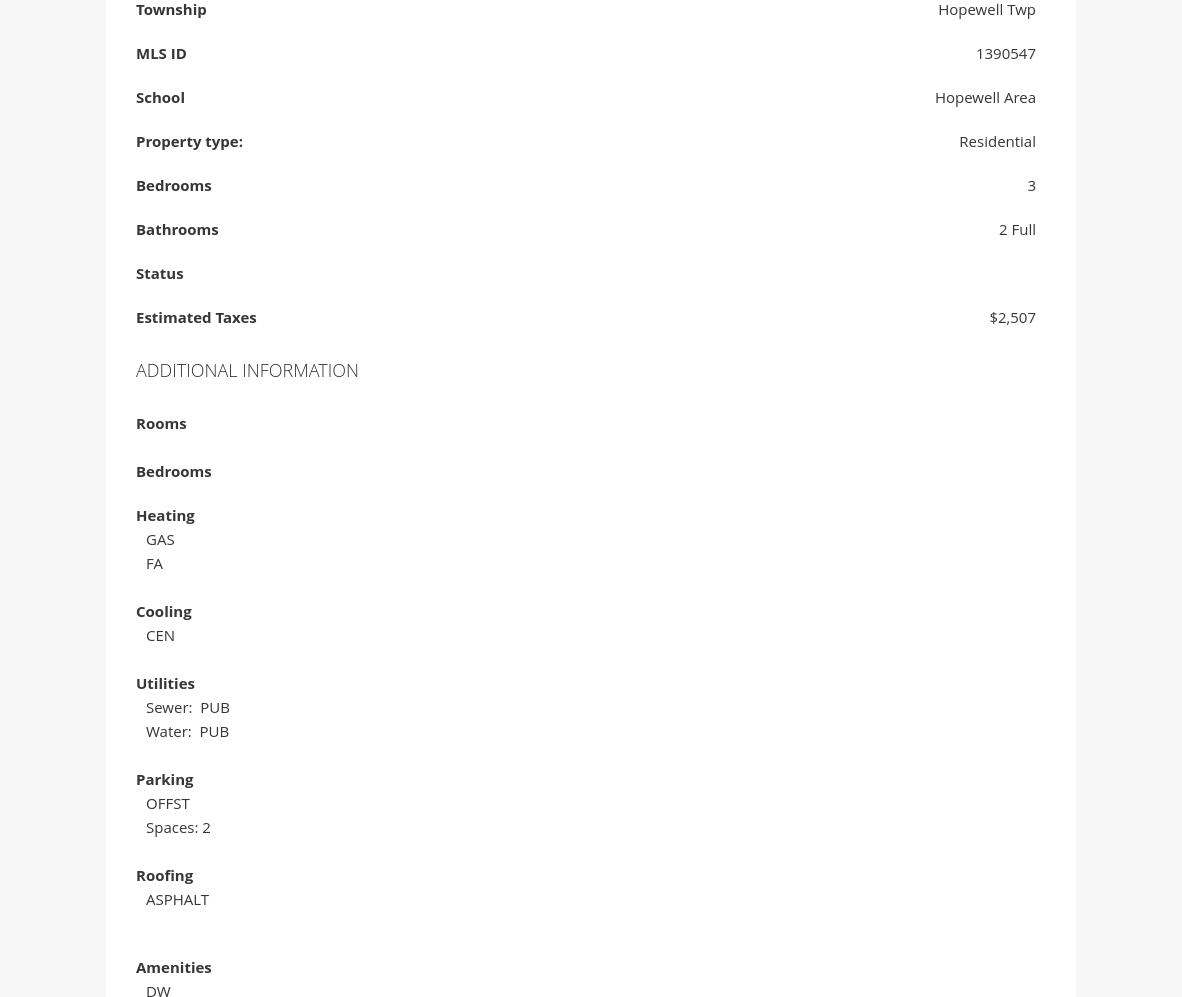  Describe the element at coordinates (145, 540) in the screenshot. I see `'GAS'` at that location.